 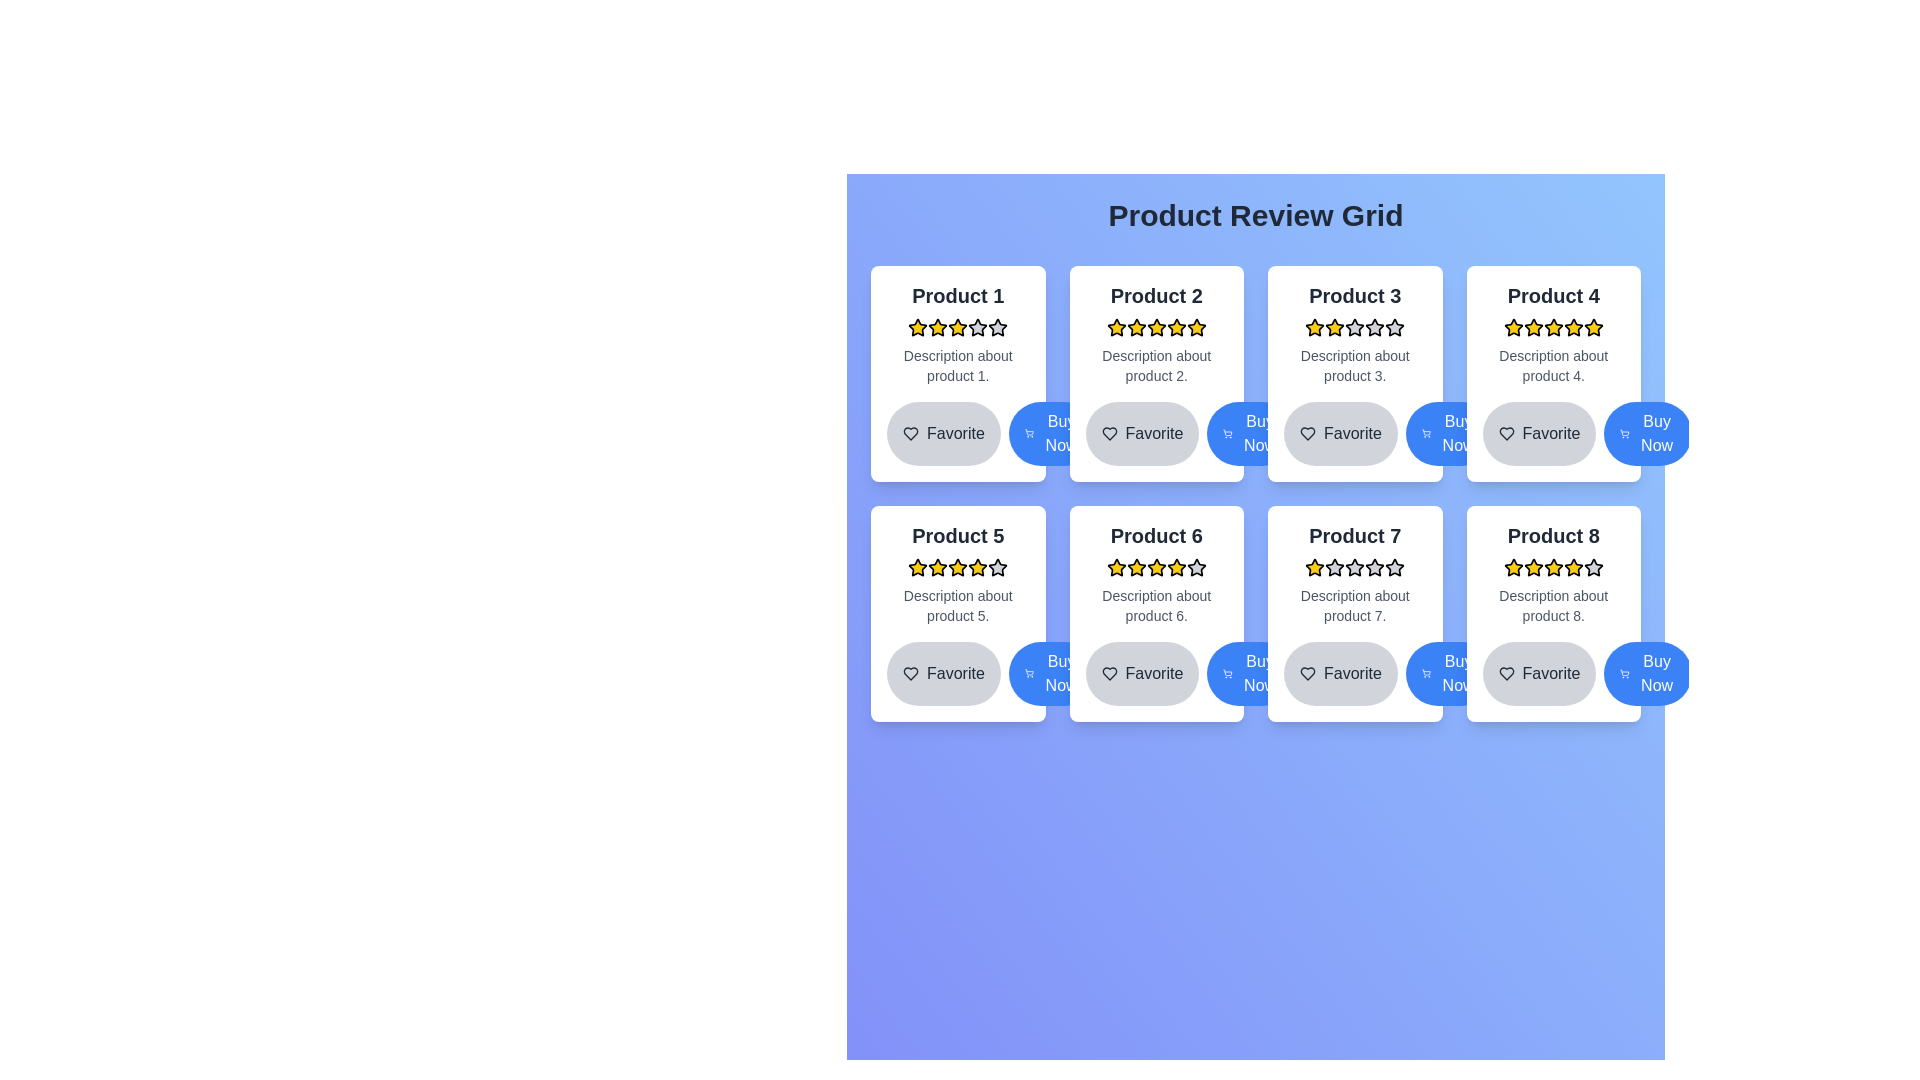 I want to click on the fifth star icon in the product rating indicator for 'Product 5' located in the second row, first column of the grid, so click(x=998, y=567).